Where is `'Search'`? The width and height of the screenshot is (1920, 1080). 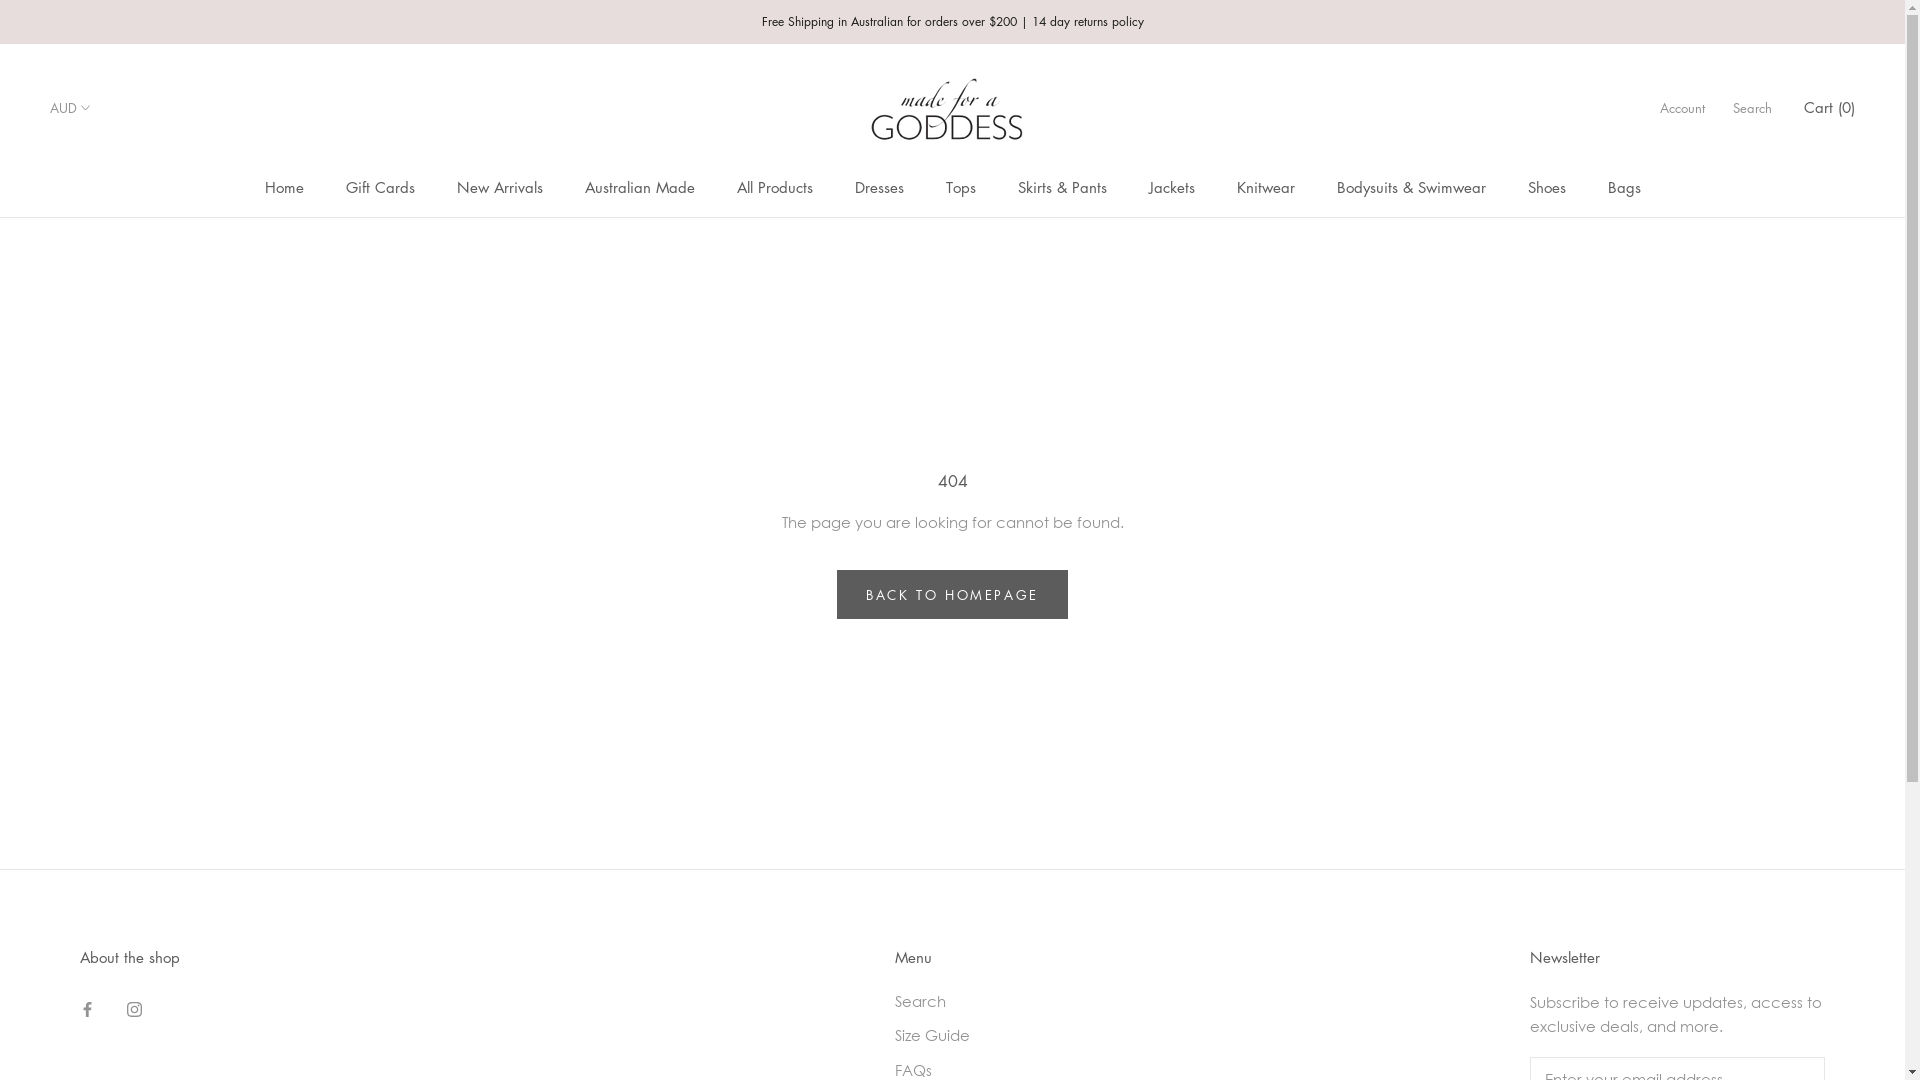 'Search' is located at coordinates (893, 1001).